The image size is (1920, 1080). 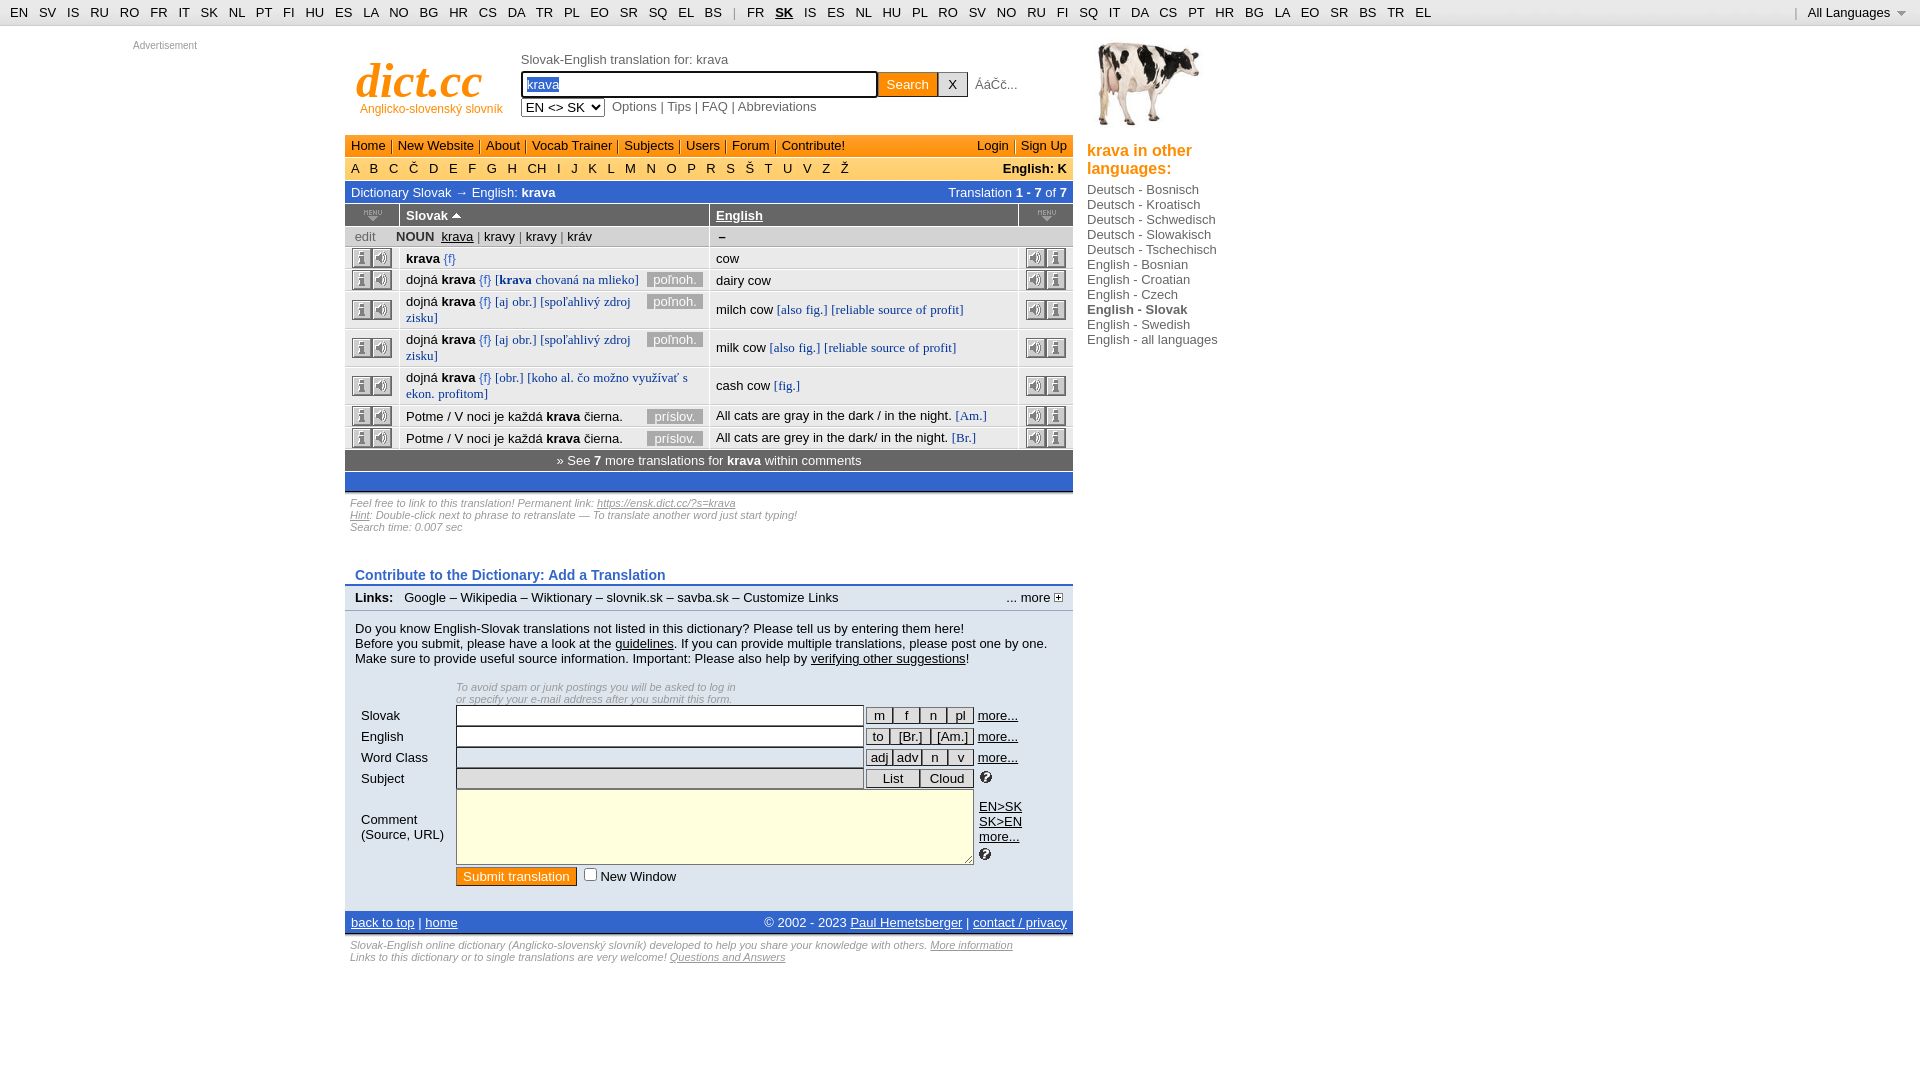 I want to click on 'dark', so click(x=860, y=414).